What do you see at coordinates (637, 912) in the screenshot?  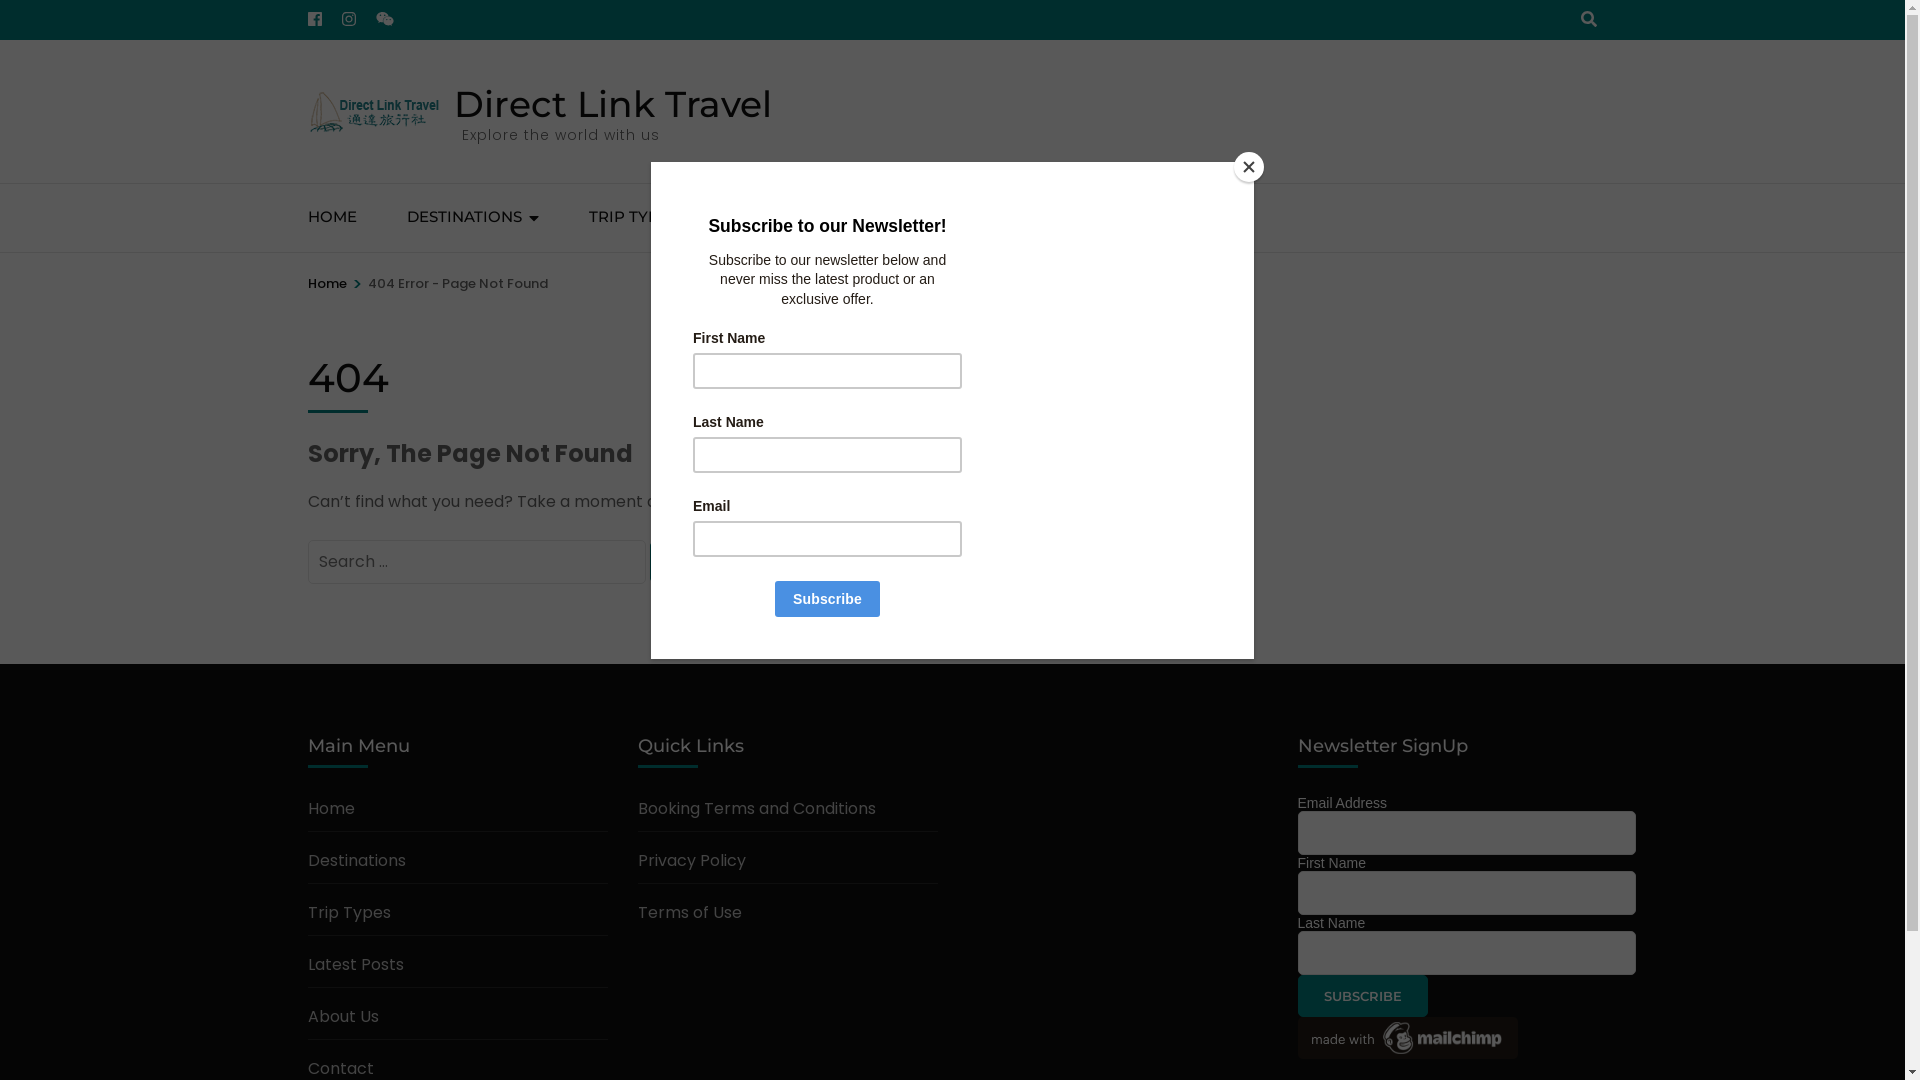 I see `'Terms of Use'` at bounding box center [637, 912].